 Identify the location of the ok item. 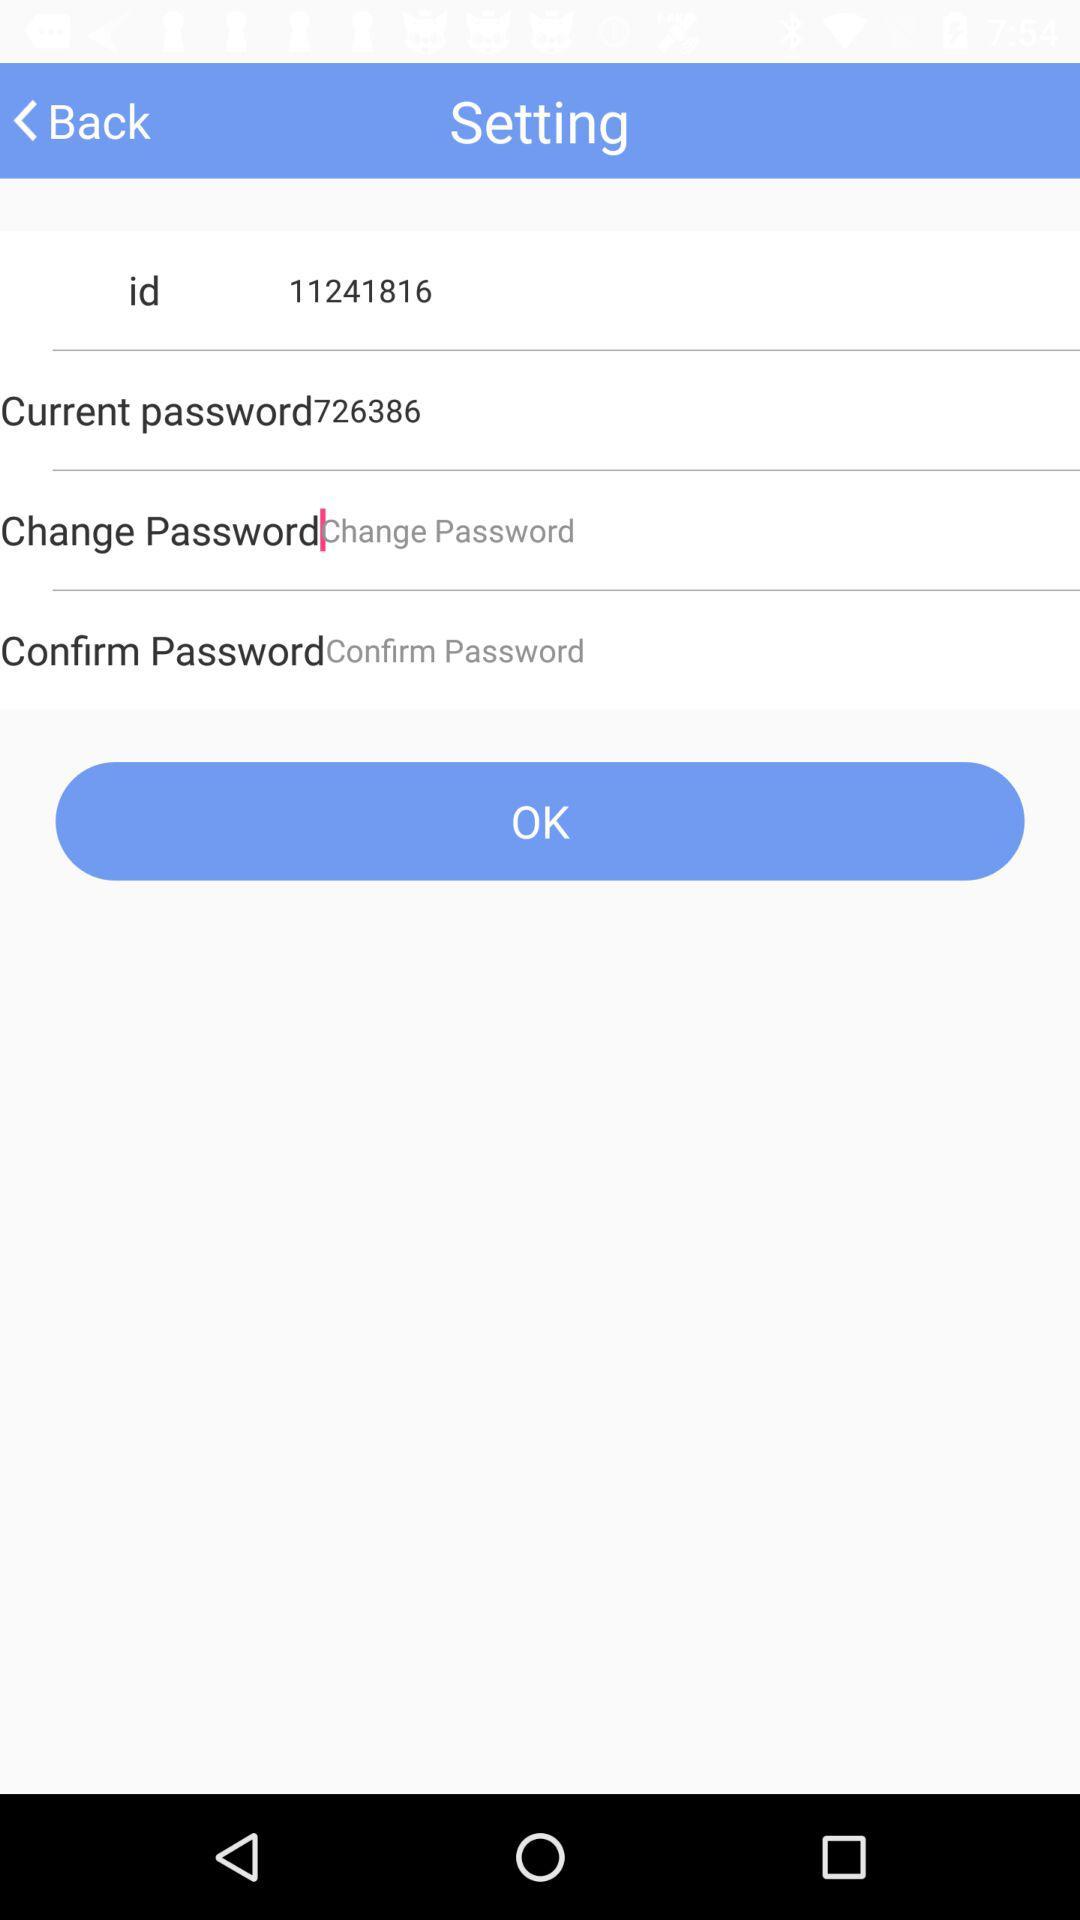
(540, 821).